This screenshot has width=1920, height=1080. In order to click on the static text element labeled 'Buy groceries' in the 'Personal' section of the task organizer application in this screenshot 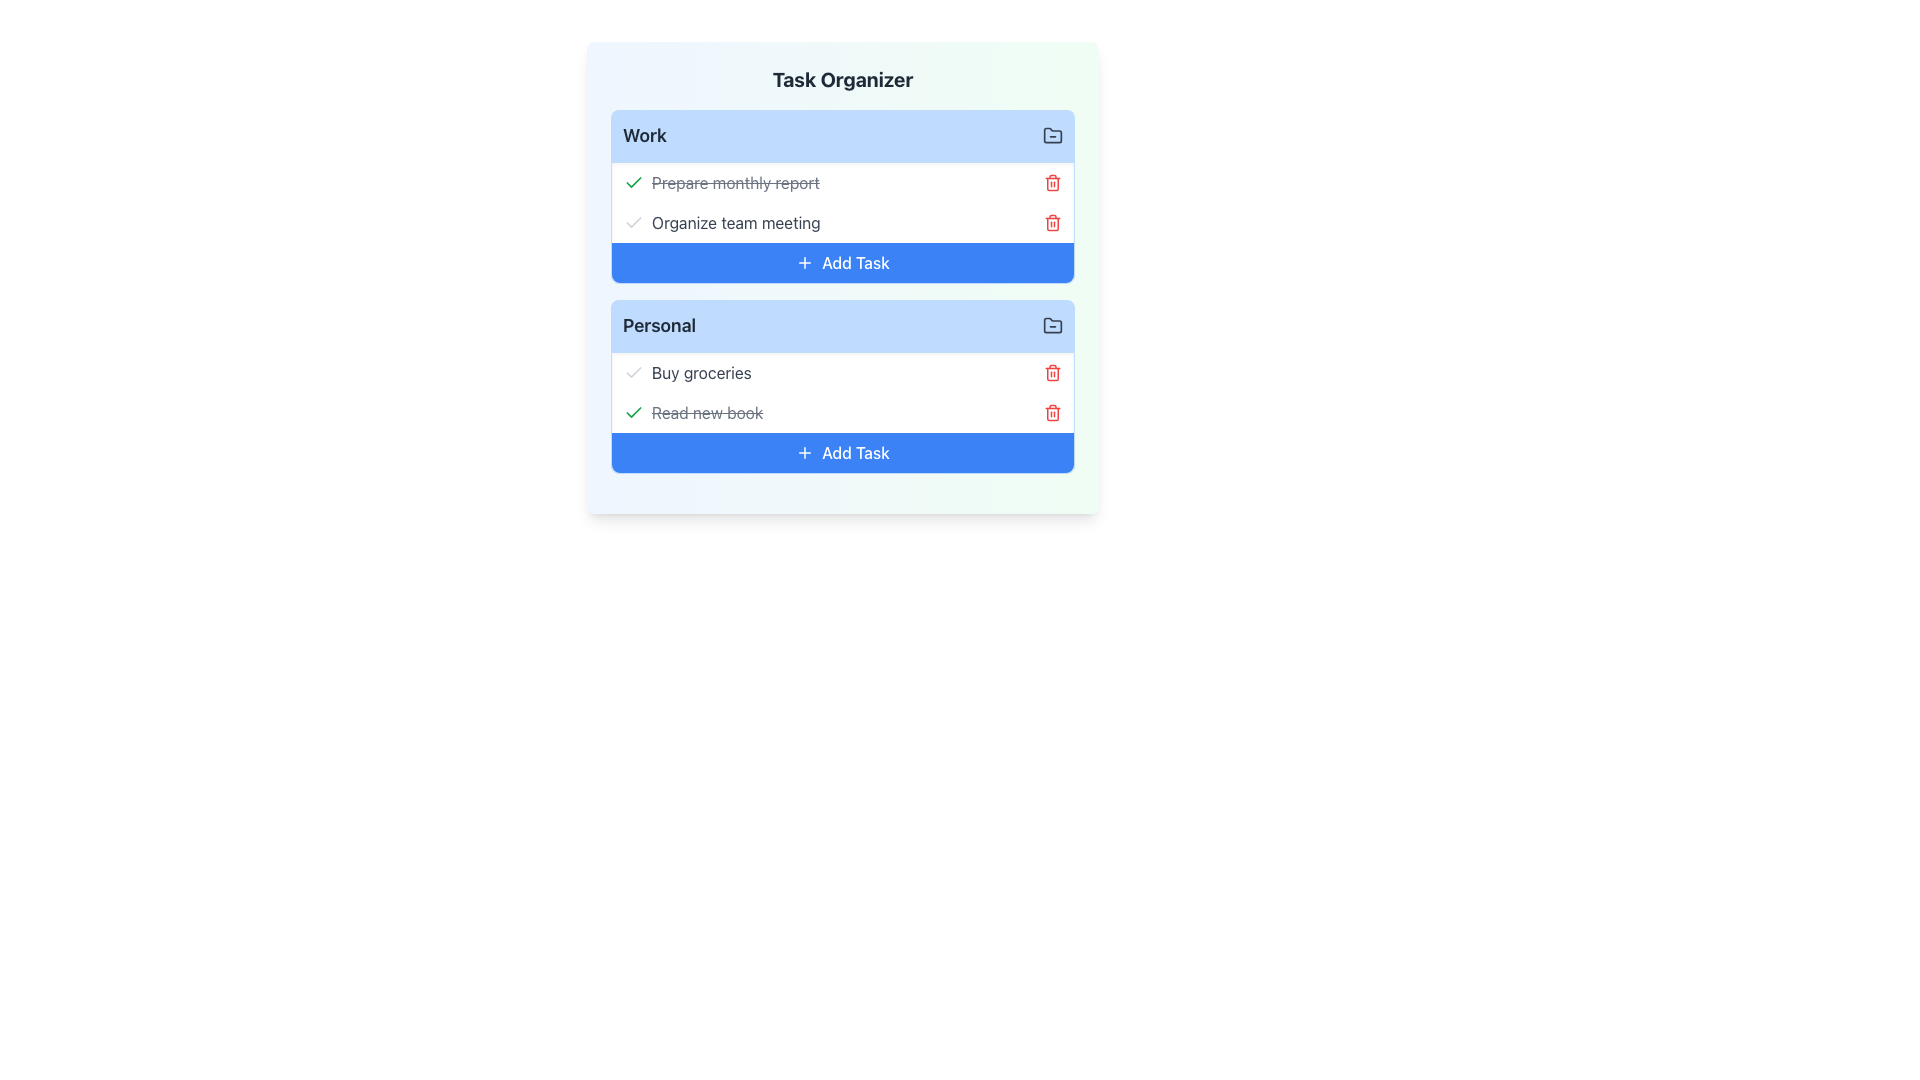, I will do `click(687, 373)`.